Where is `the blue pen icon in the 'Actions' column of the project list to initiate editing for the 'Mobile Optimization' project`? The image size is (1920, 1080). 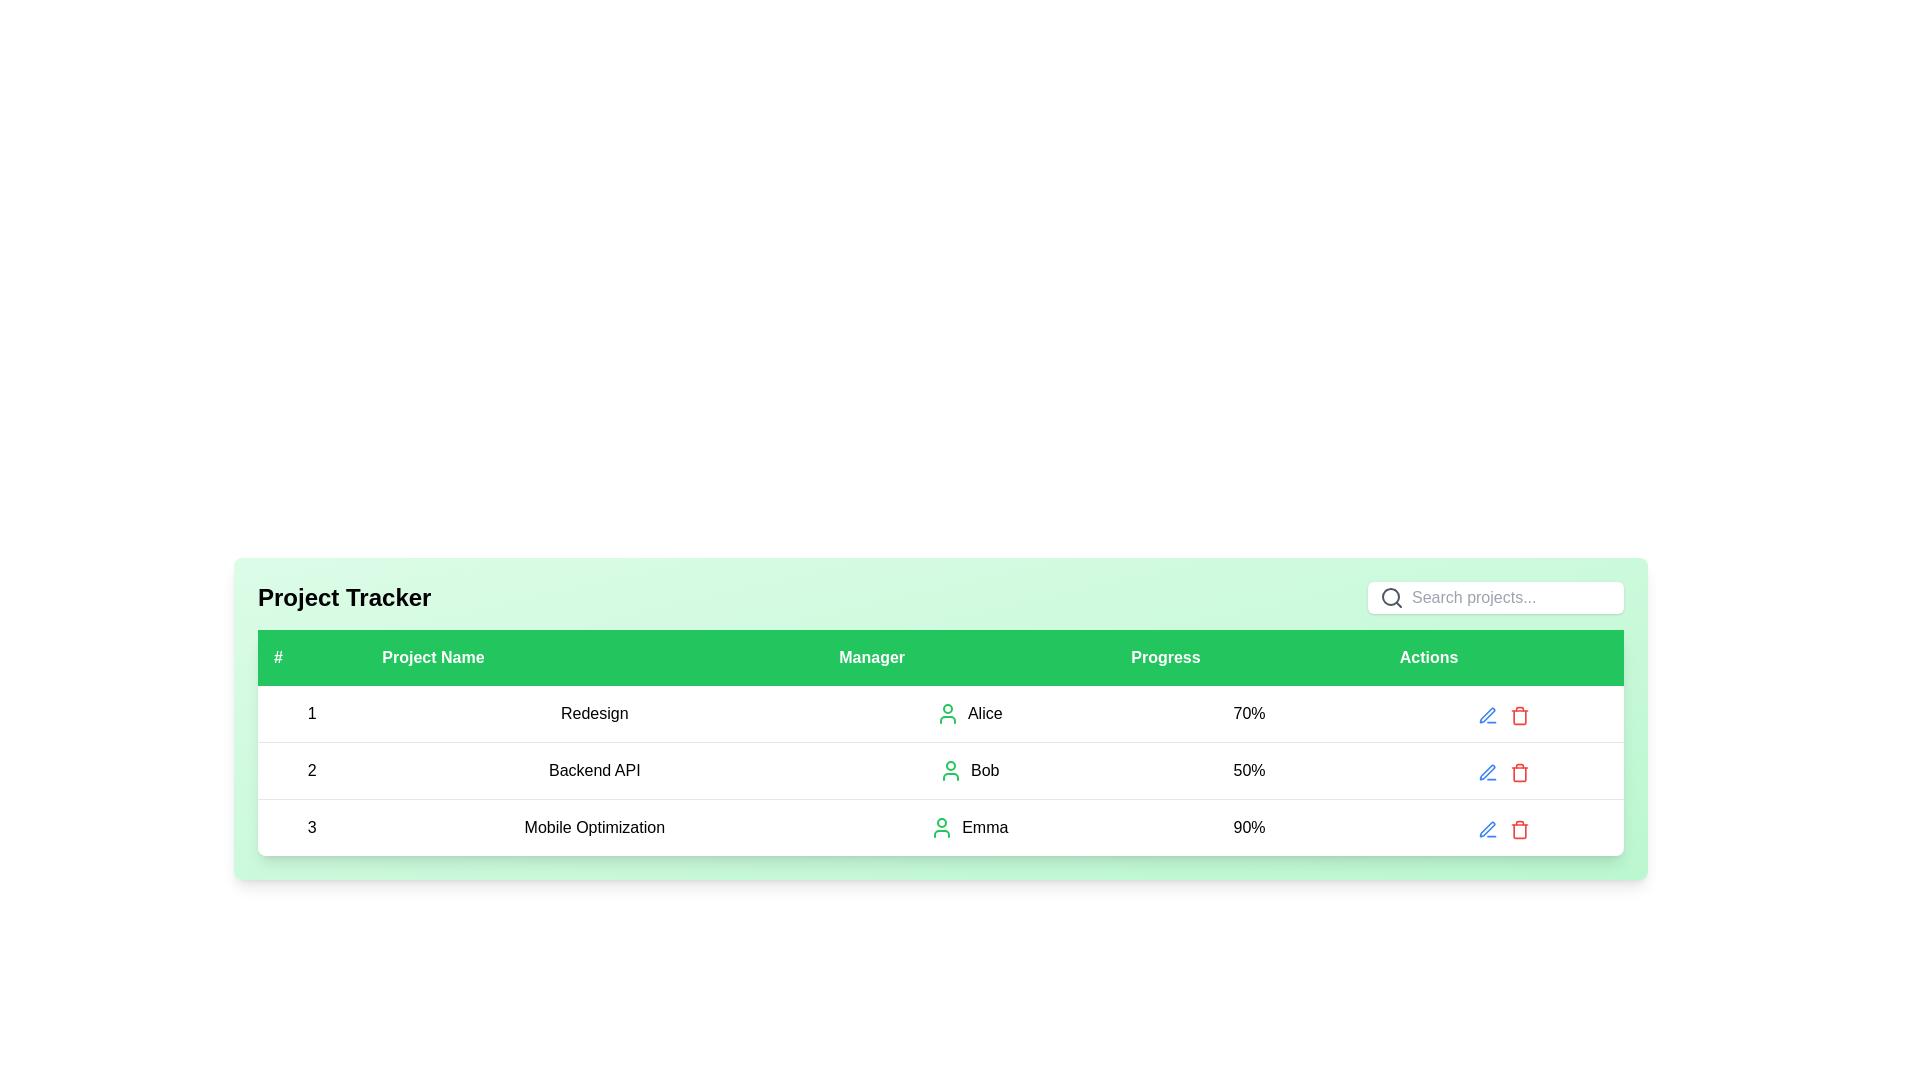 the blue pen icon in the 'Actions' column of the project list to initiate editing for the 'Mobile Optimization' project is located at coordinates (1487, 714).